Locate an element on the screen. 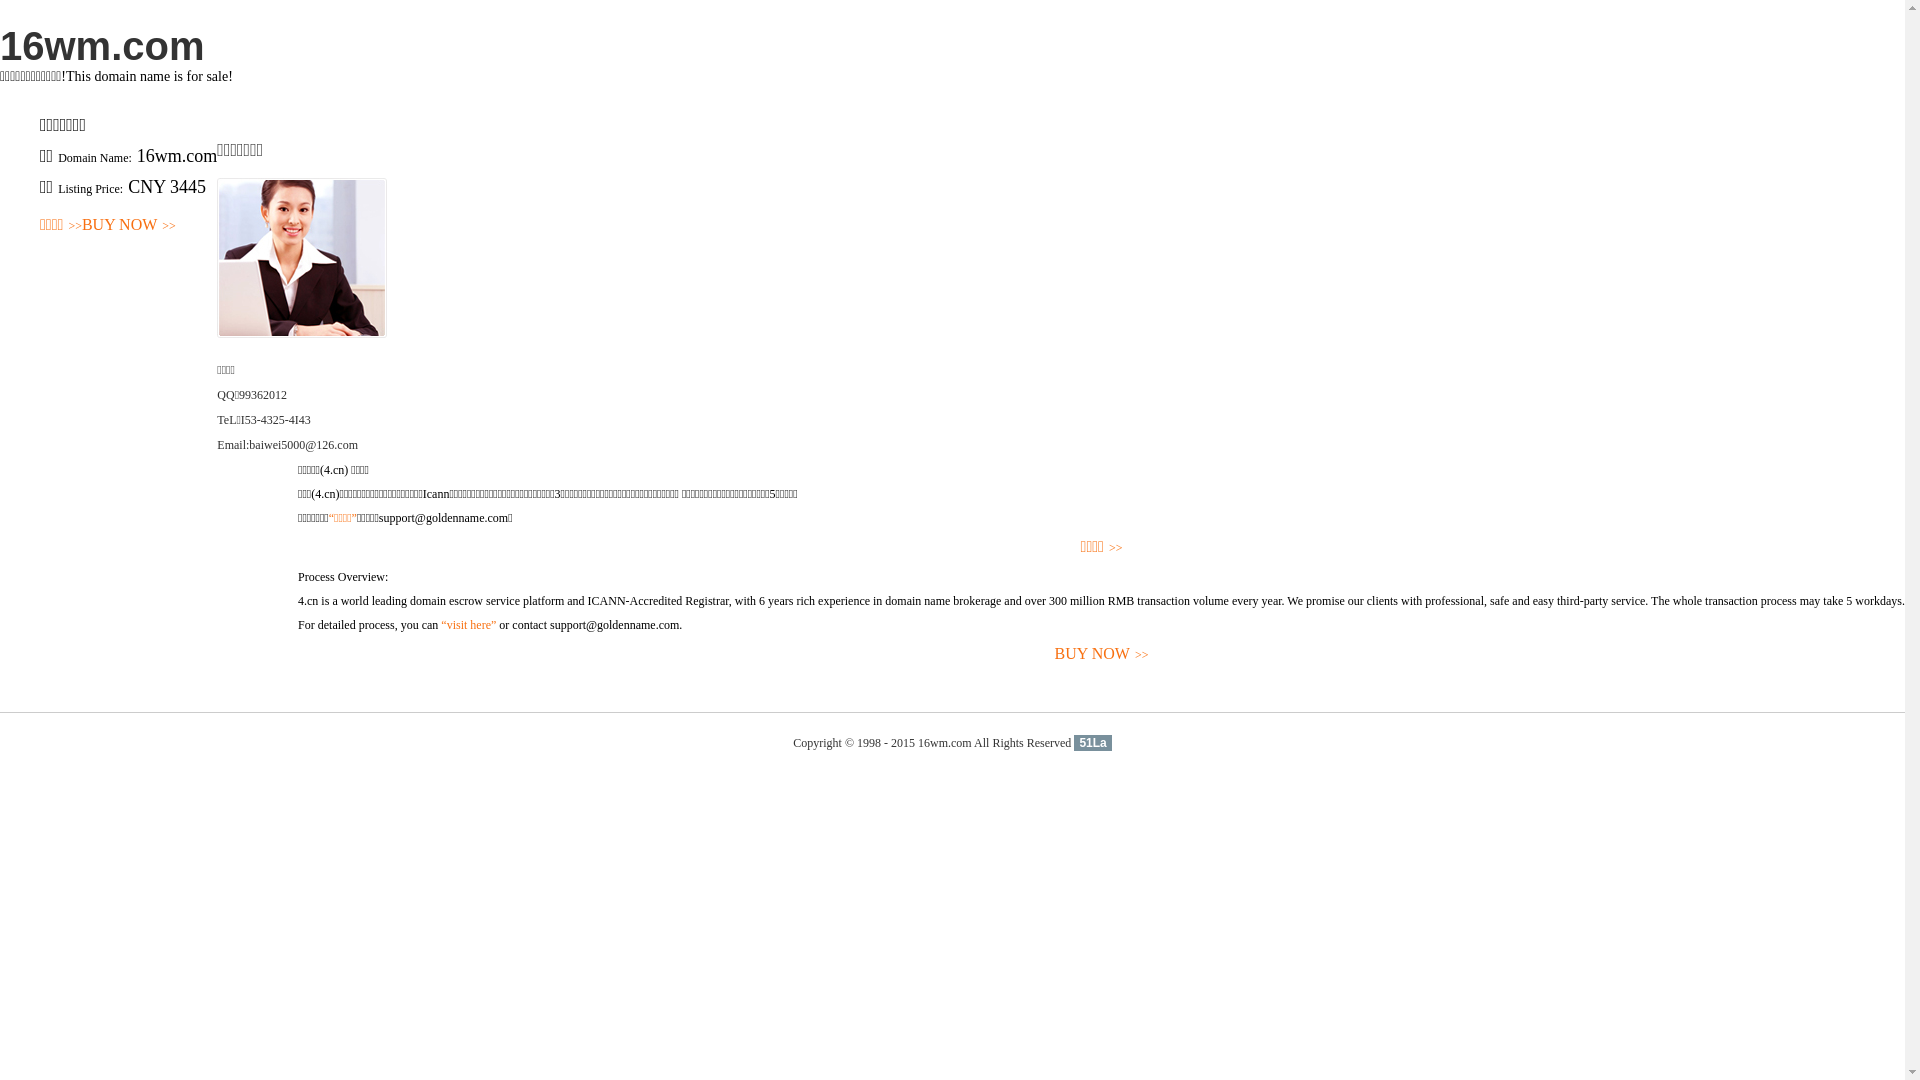  '51La' is located at coordinates (1091, 743).